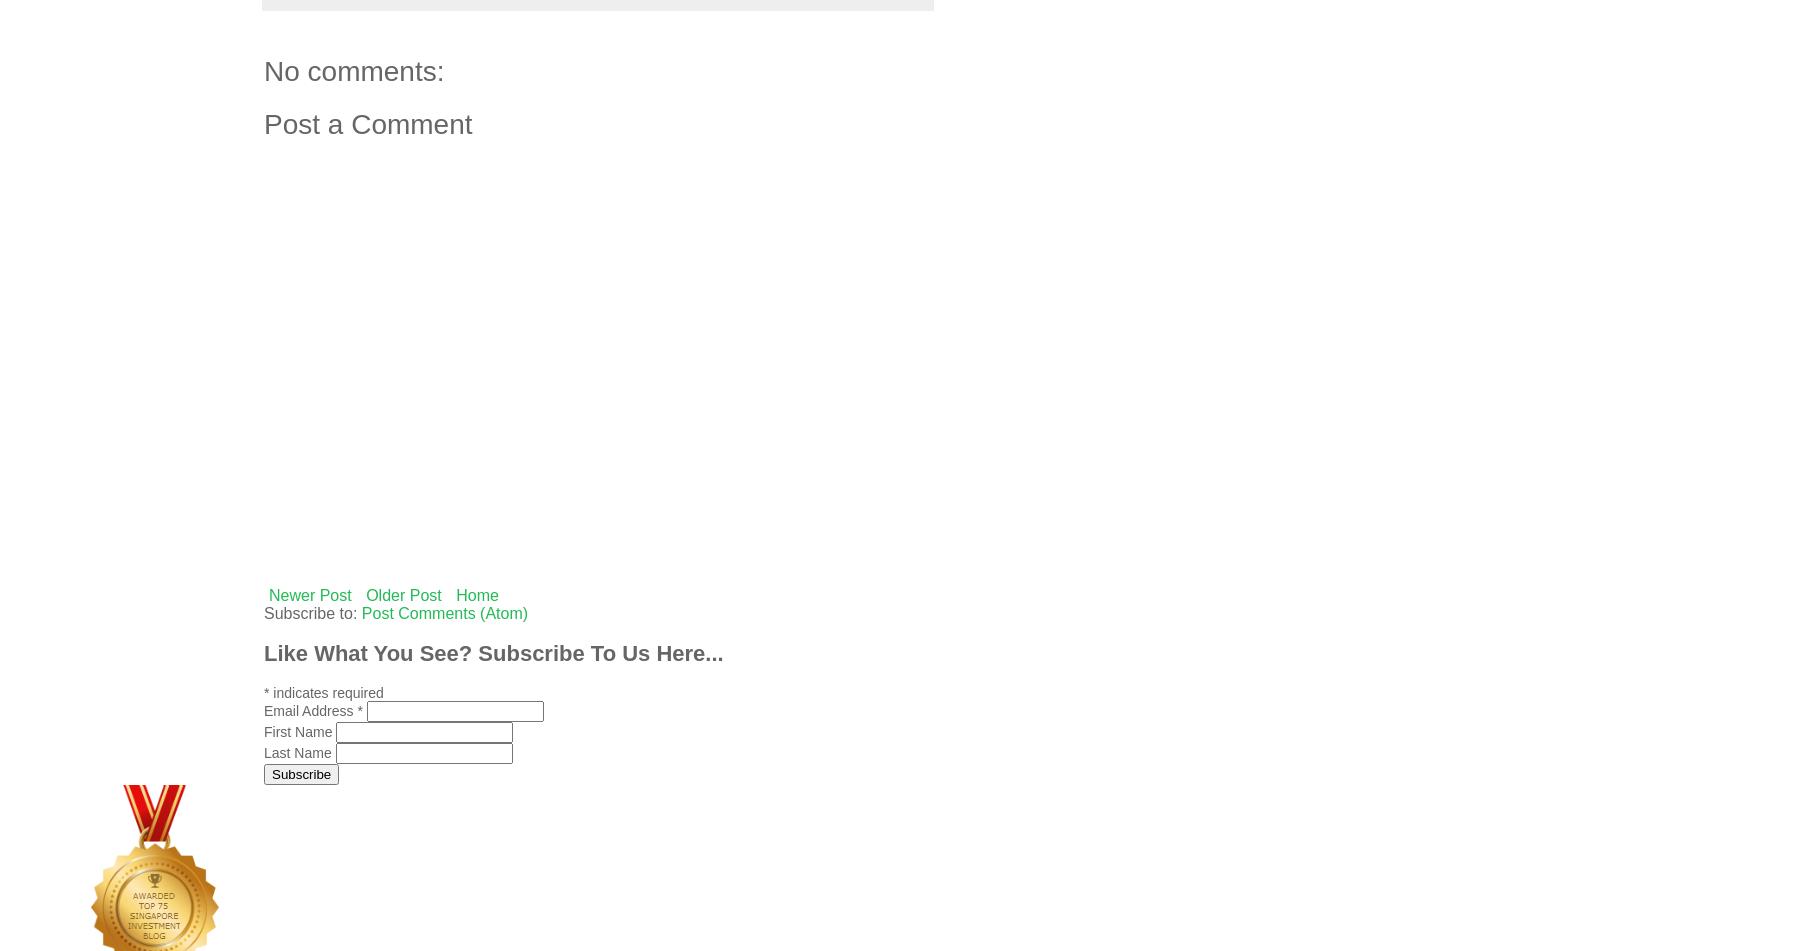 The width and height of the screenshot is (1808, 951). I want to click on 'Newer Post', so click(310, 593).